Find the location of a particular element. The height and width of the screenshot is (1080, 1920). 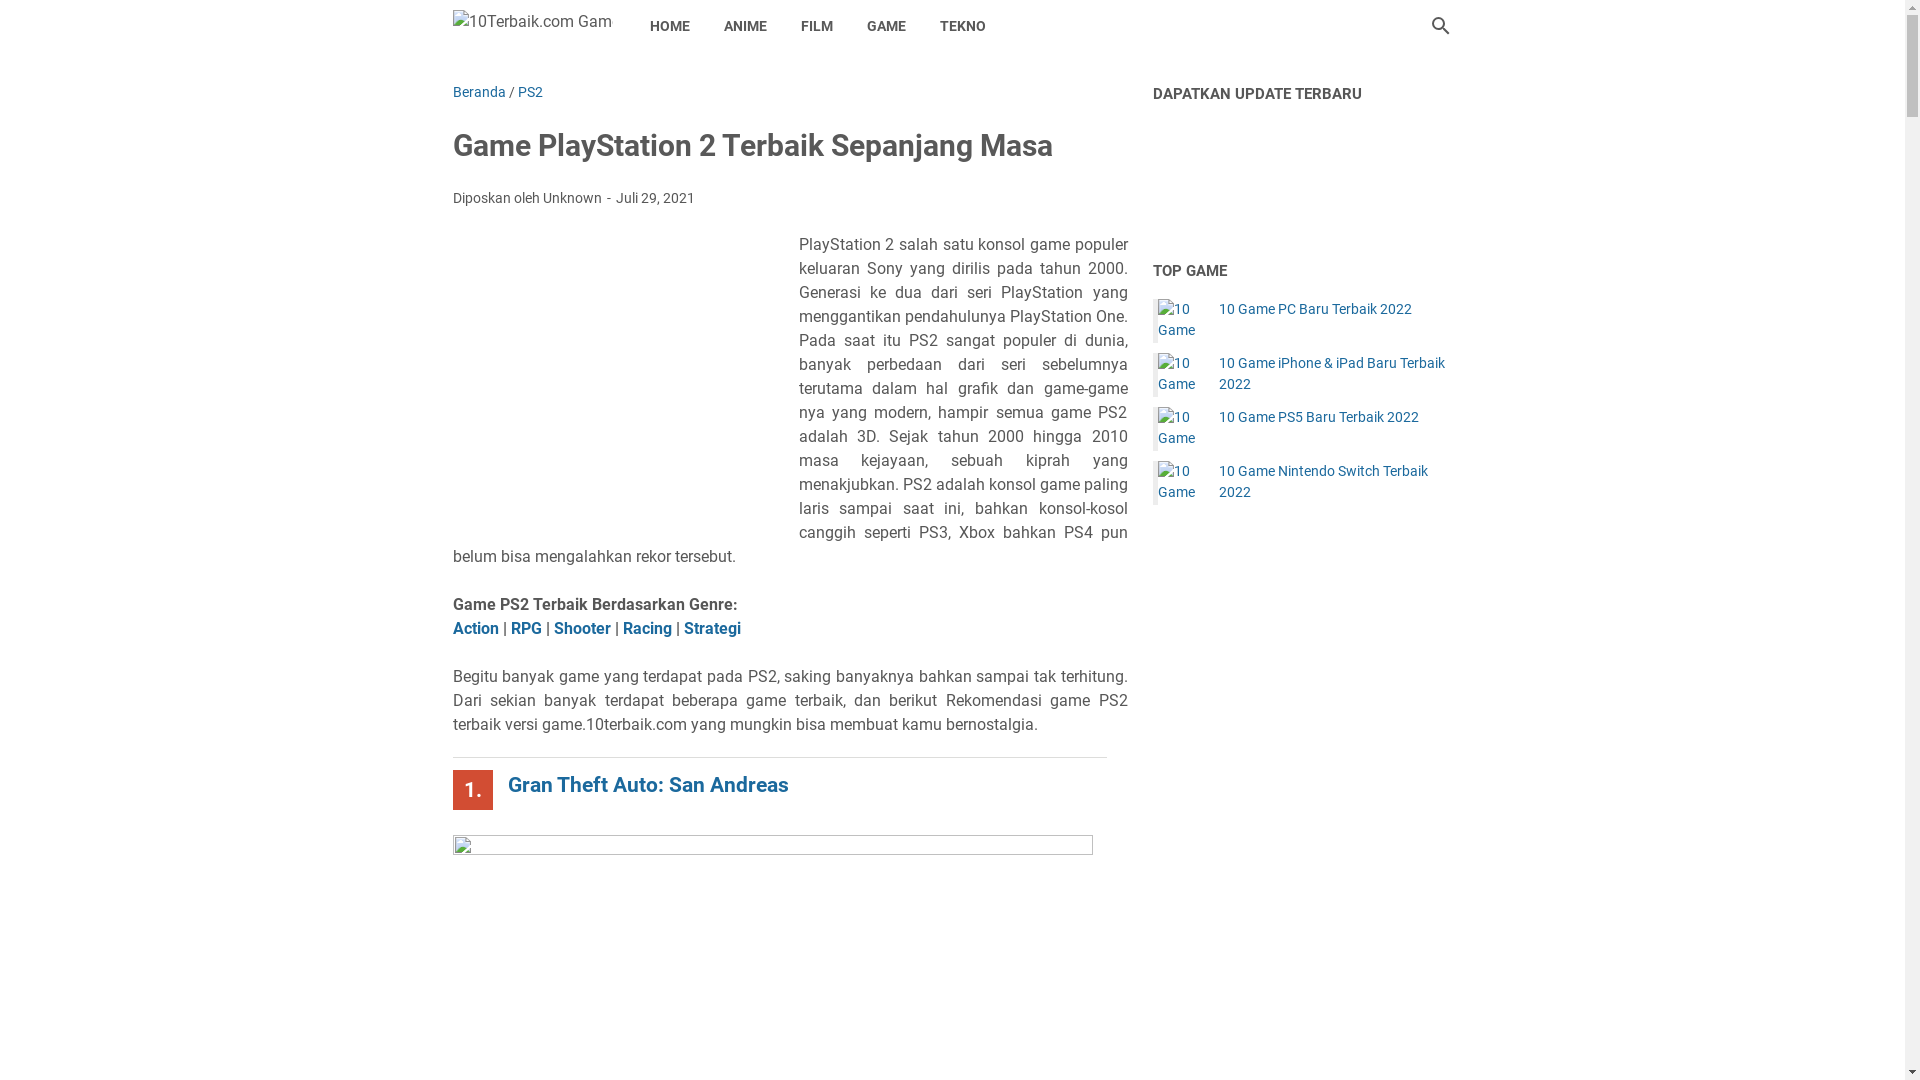

'Cari blog ini' is located at coordinates (1427, 26).